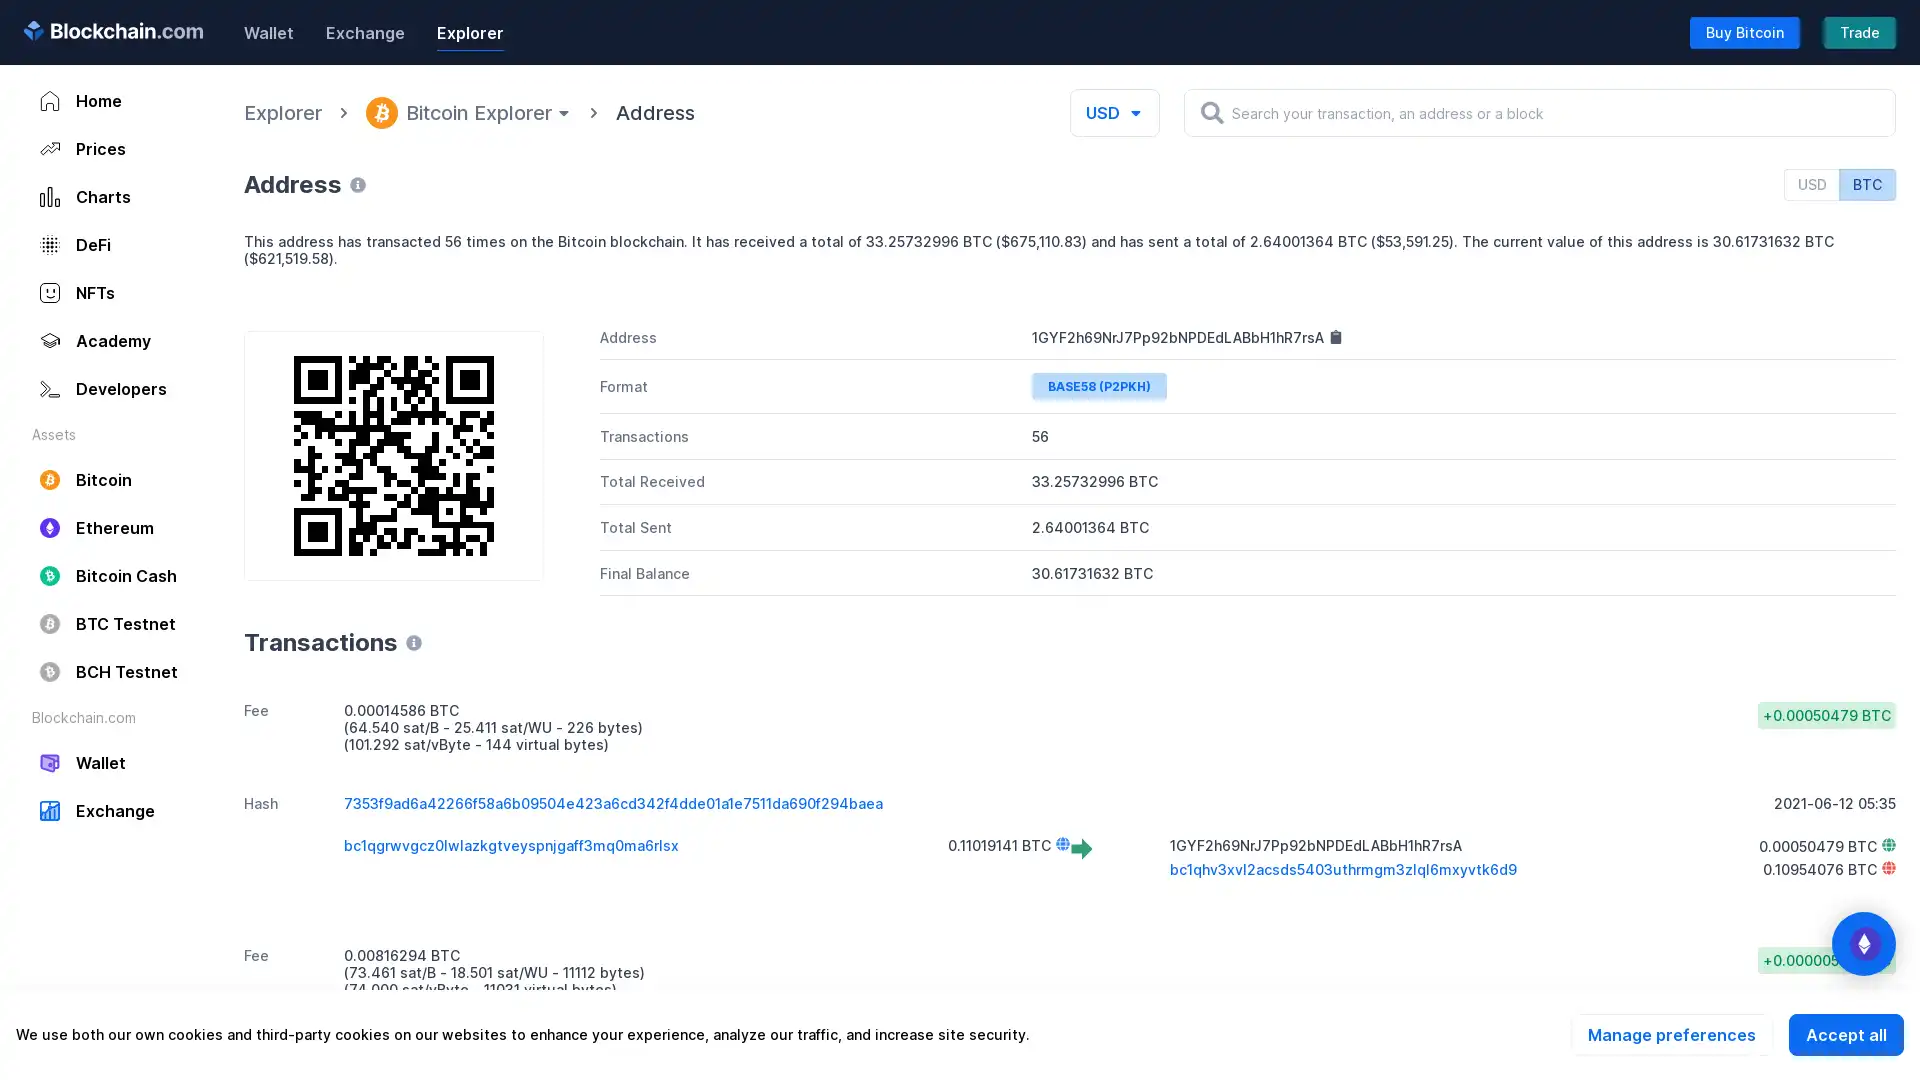 The image size is (1920, 1080). I want to click on Manage preferences, so click(1671, 1034).